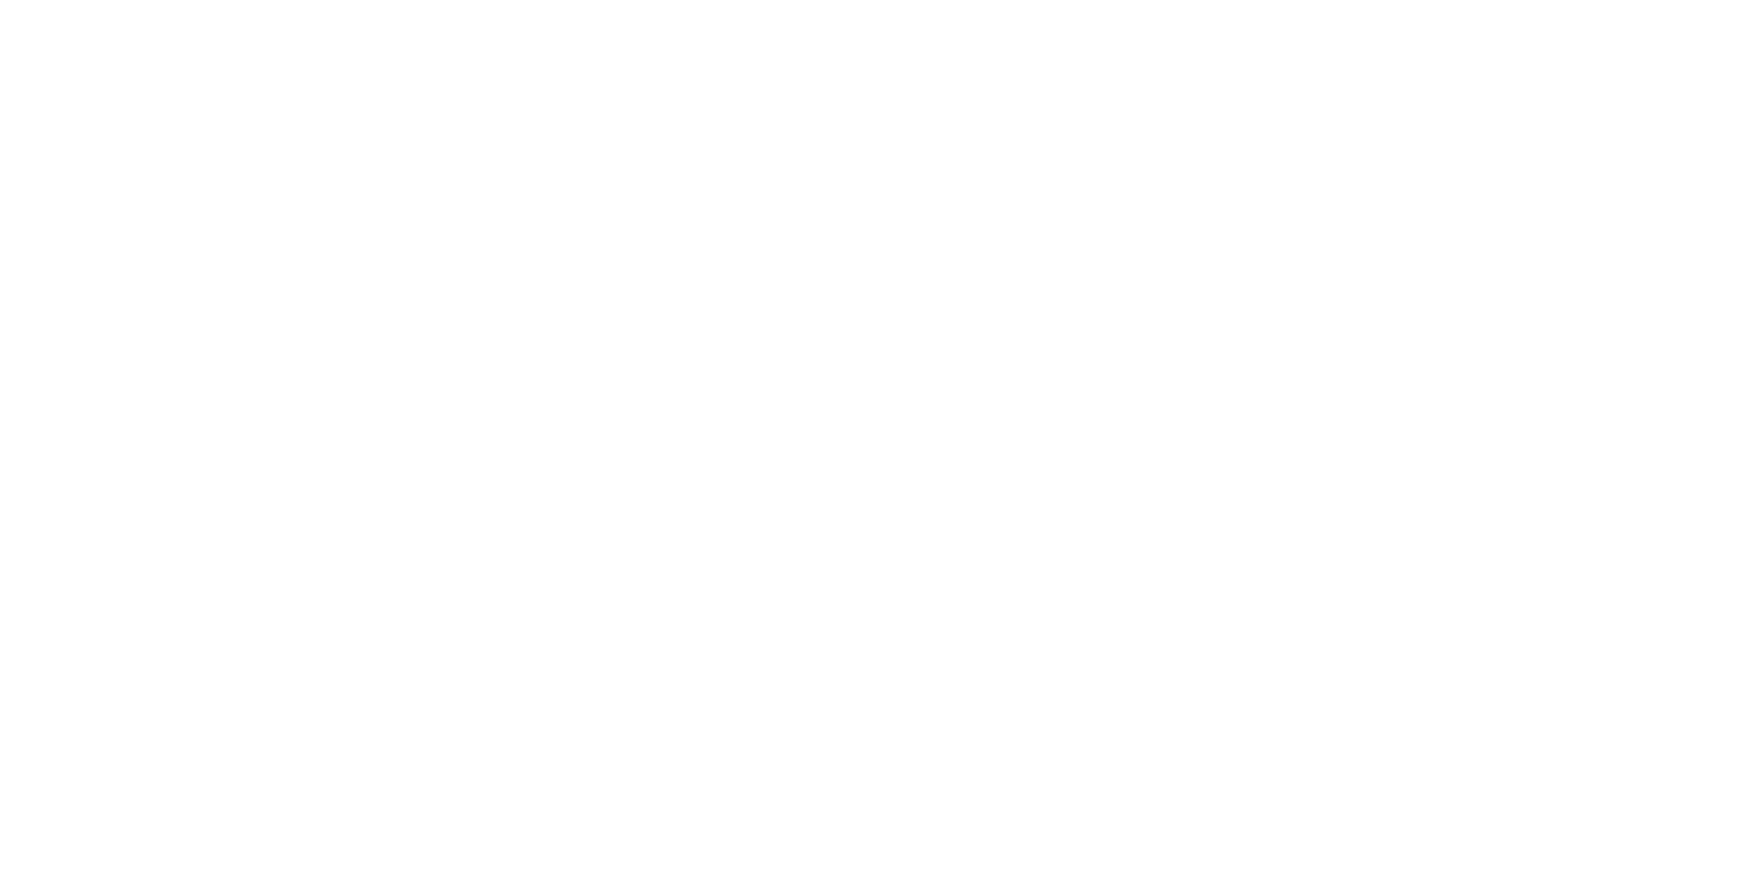 The height and width of the screenshot is (887, 1750). What do you see at coordinates (690, 685) in the screenshot?
I see `'Authors'` at bounding box center [690, 685].